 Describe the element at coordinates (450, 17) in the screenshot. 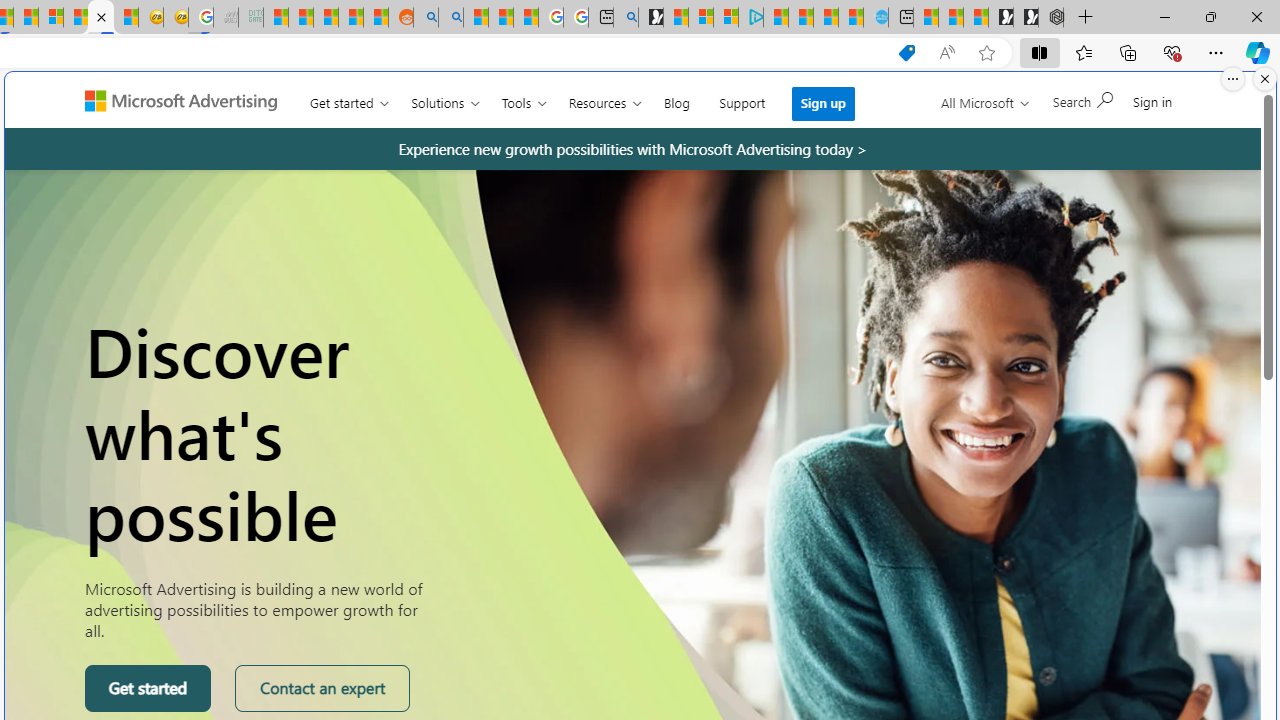

I see `'Utah sues federal government - Search'` at that location.